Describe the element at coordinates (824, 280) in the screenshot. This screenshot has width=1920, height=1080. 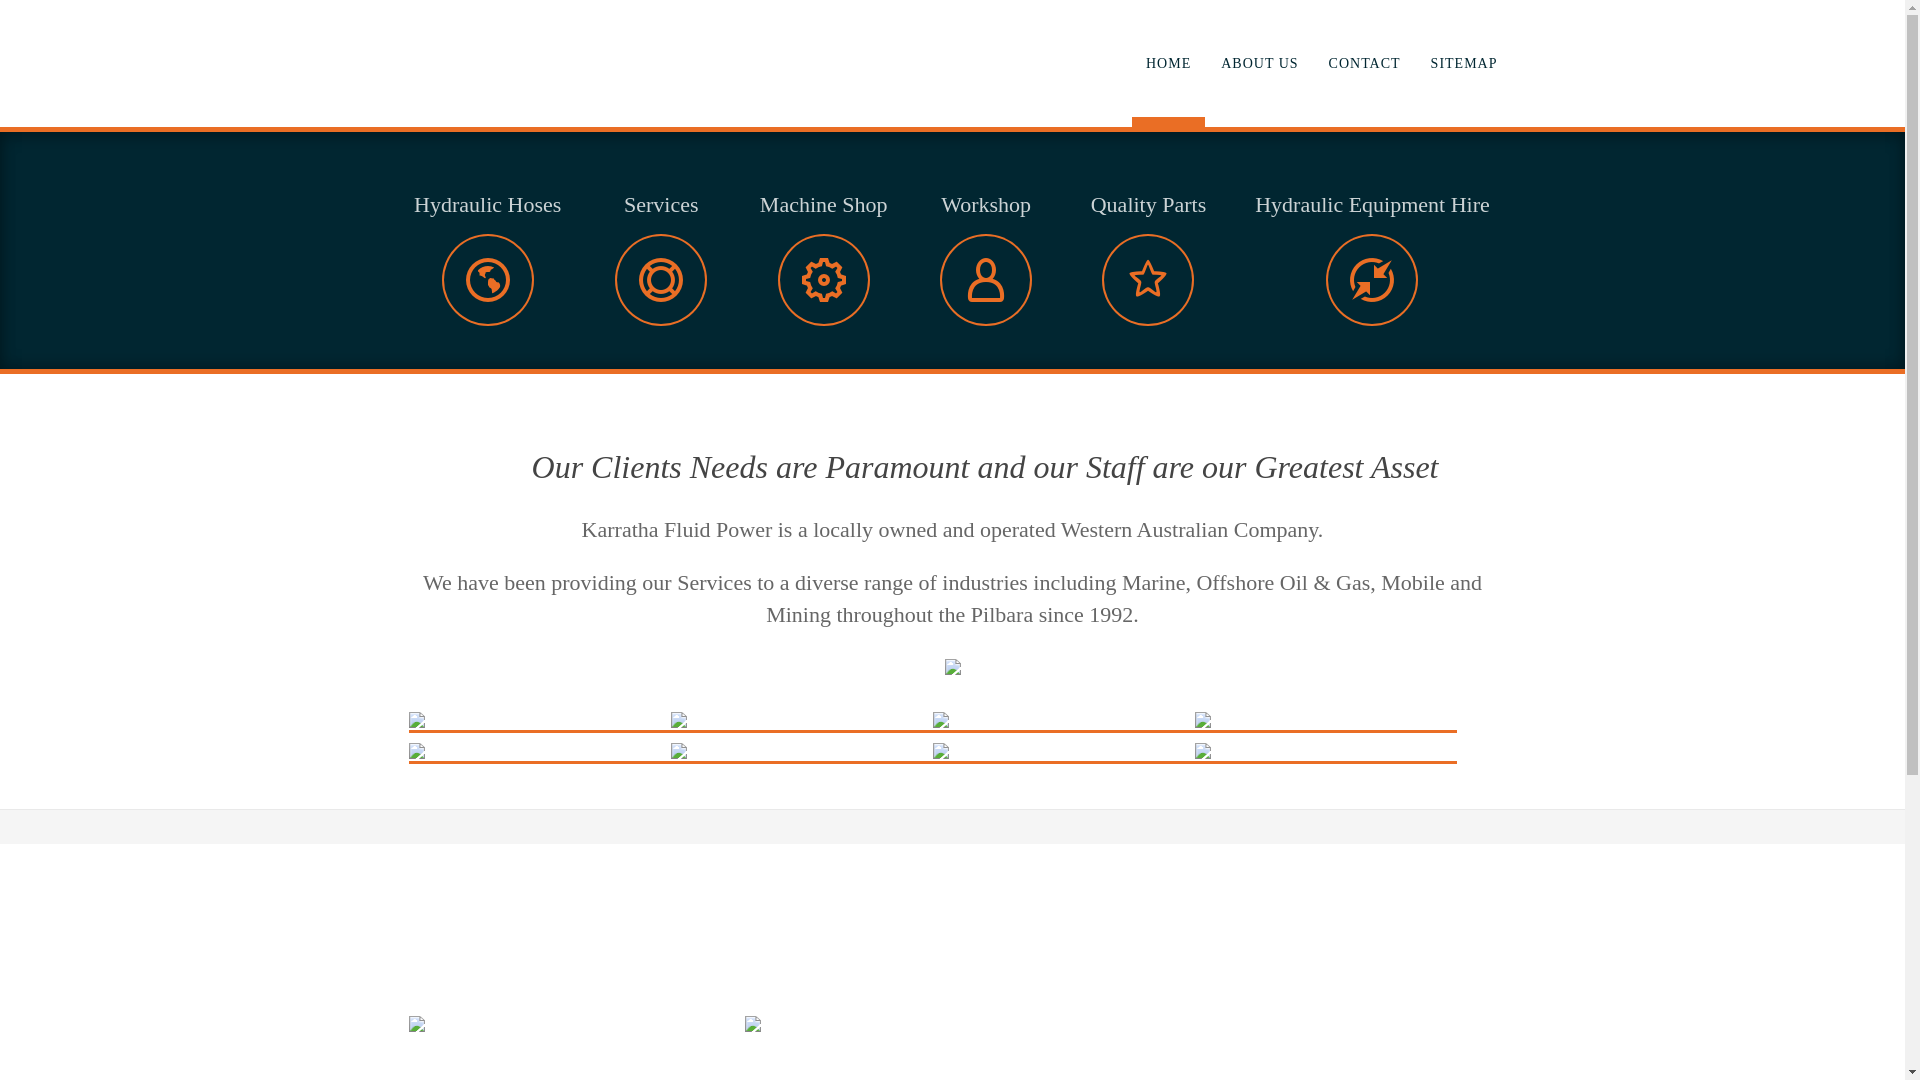
I see `'icon'` at that location.